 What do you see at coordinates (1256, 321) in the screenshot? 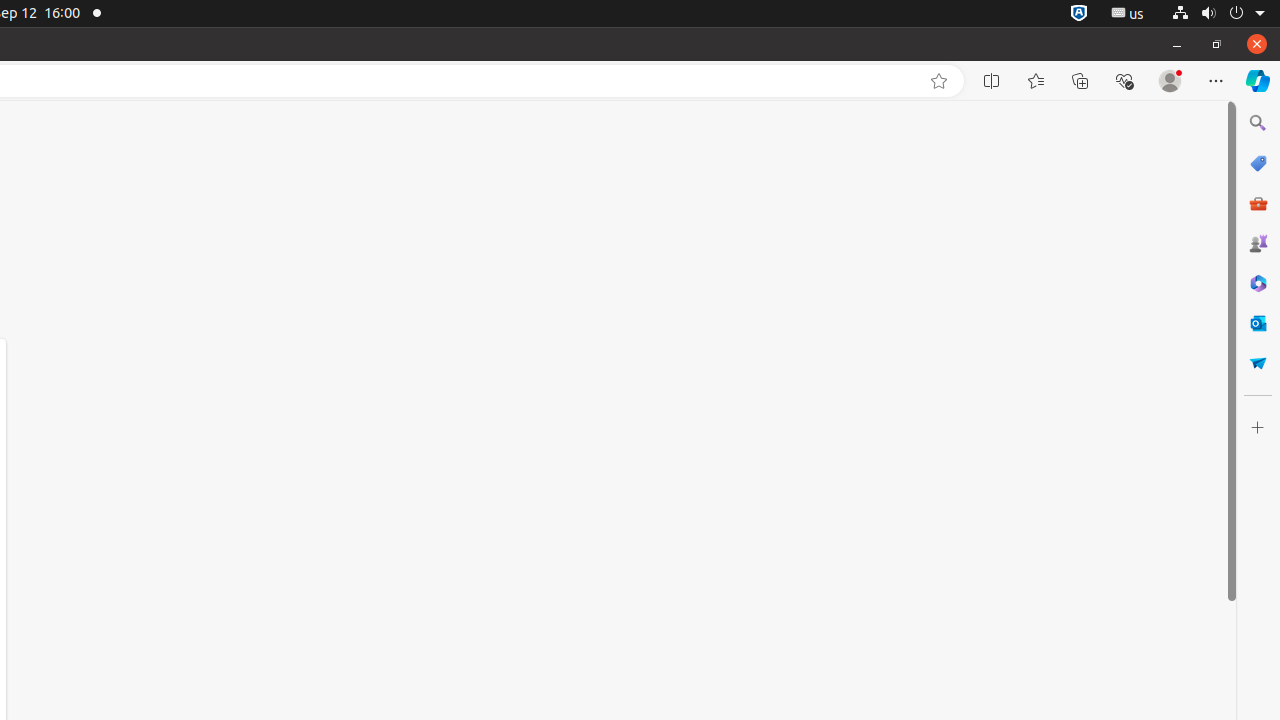
I see `'Outlook'` at bounding box center [1256, 321].